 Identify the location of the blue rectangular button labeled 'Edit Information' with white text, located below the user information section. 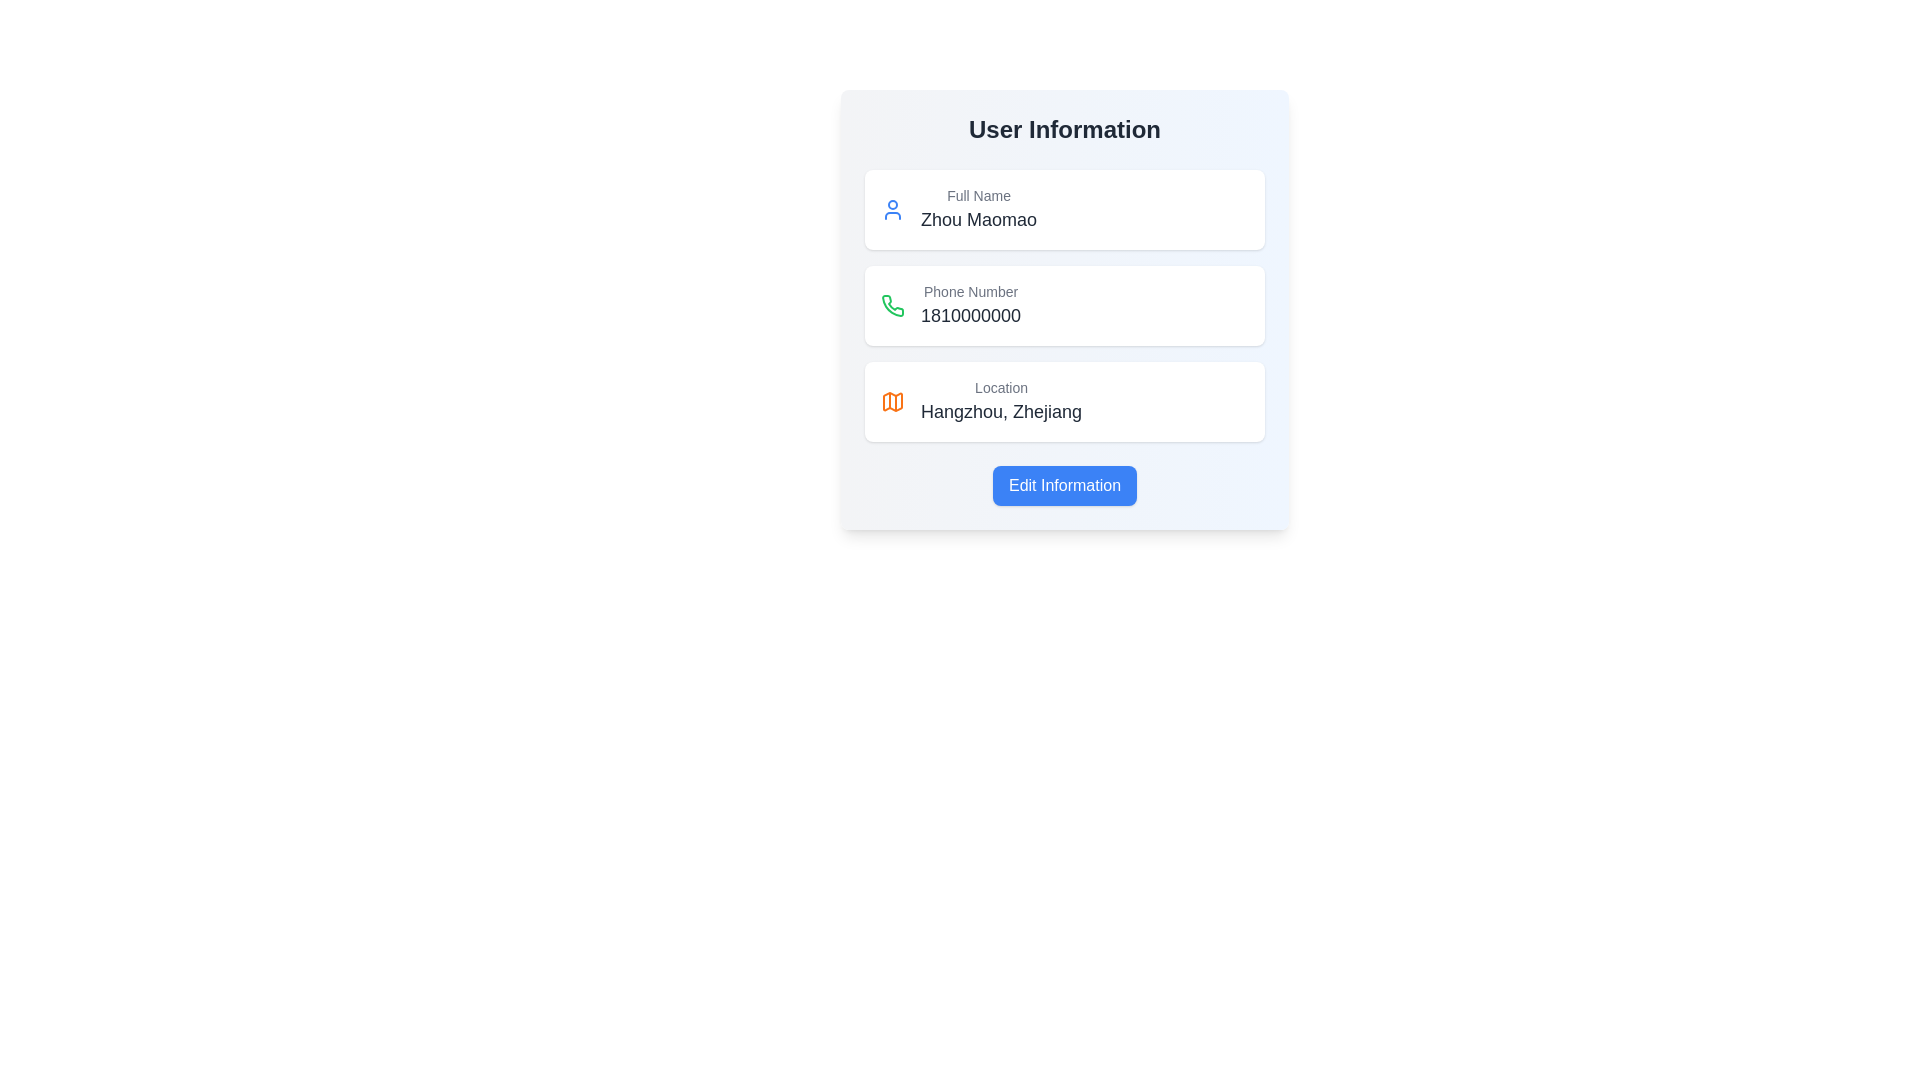
(1064, 486).